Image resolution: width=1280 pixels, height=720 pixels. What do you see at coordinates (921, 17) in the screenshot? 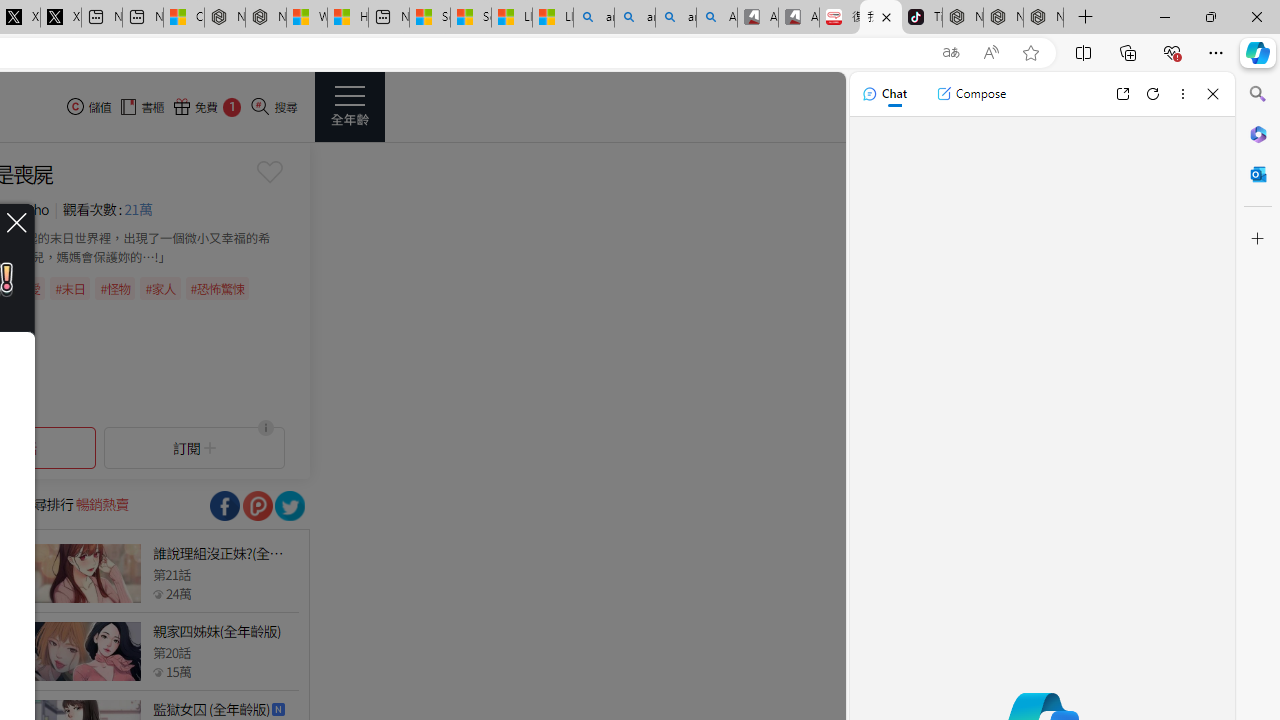
I see `'TikTok'` at bounding box center [921, 17].